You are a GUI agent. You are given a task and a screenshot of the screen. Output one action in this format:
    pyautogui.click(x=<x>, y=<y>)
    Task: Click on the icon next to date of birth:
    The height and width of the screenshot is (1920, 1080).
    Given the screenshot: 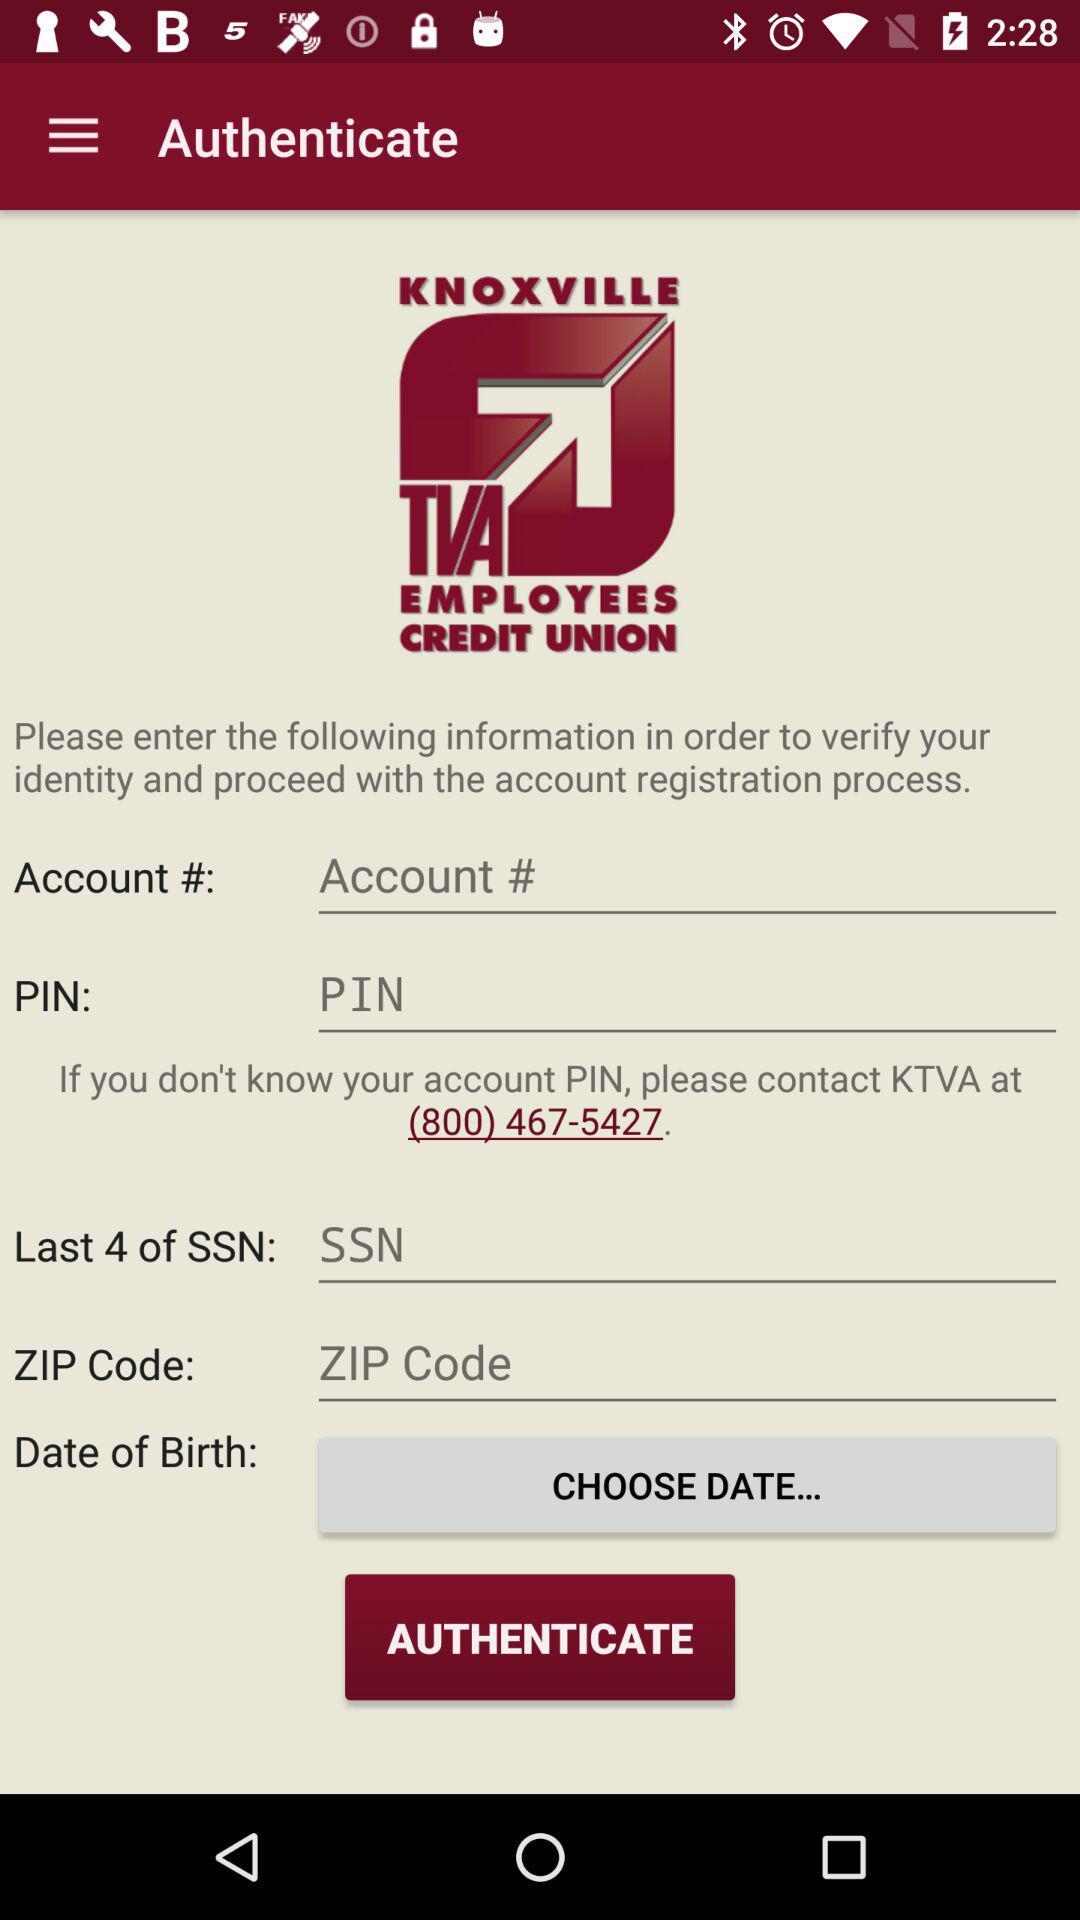 What is the action you would take?
    pyautogui.click(x=686, y=1484)
    